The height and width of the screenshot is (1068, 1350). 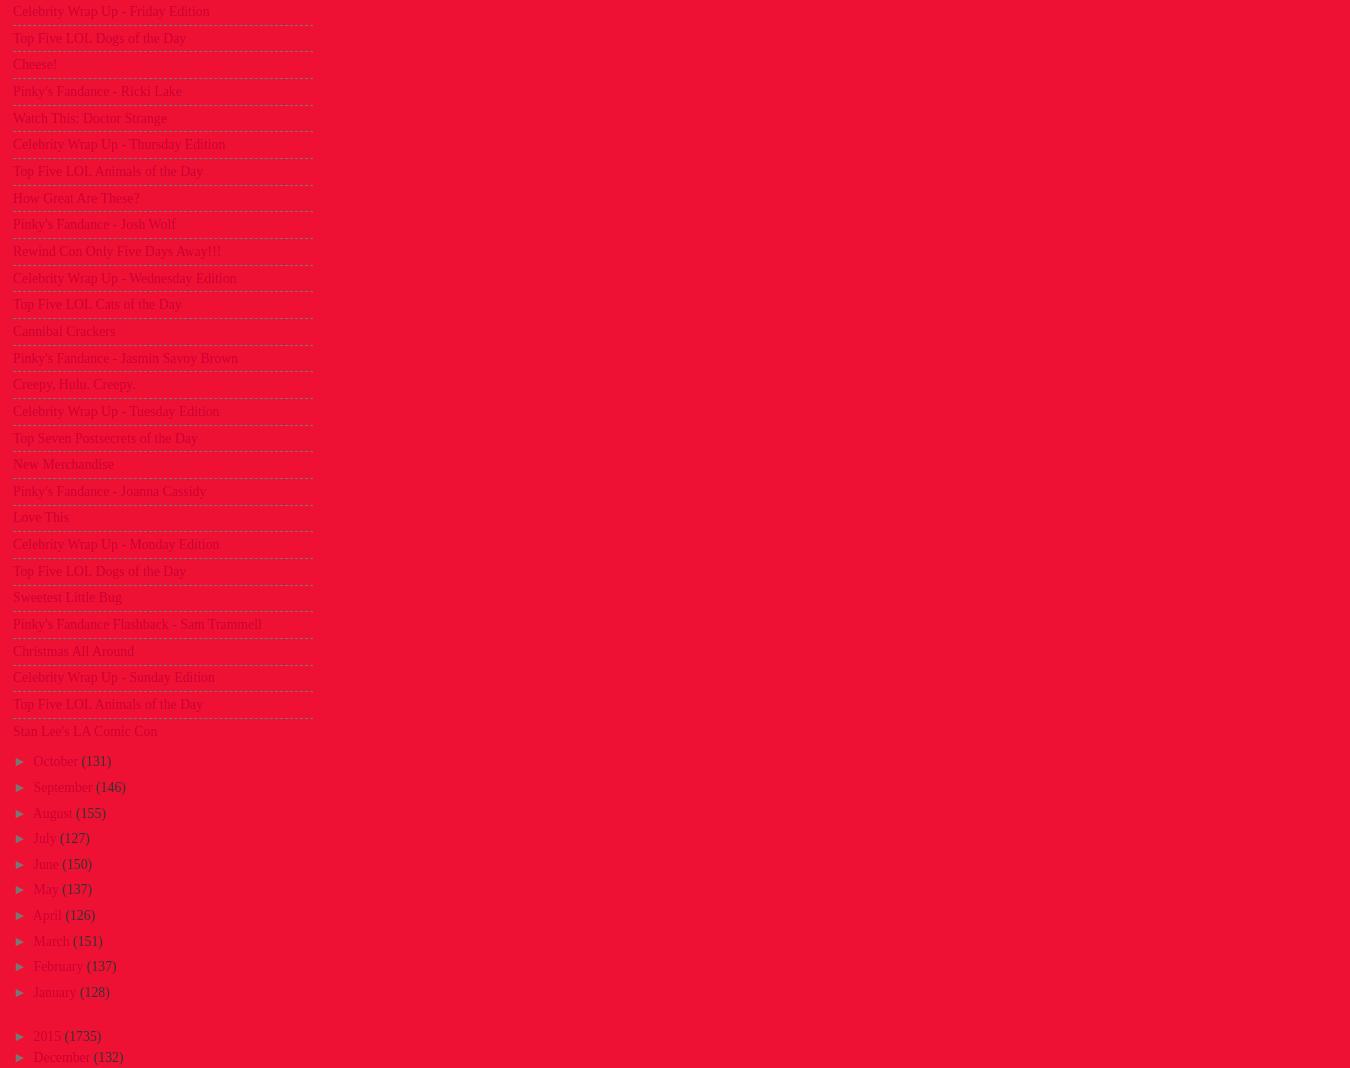 What do you see at coordinates (62, 329) in the screenshot?
I see `'Cannibal Crackers'` at bounding box center [62, 329].